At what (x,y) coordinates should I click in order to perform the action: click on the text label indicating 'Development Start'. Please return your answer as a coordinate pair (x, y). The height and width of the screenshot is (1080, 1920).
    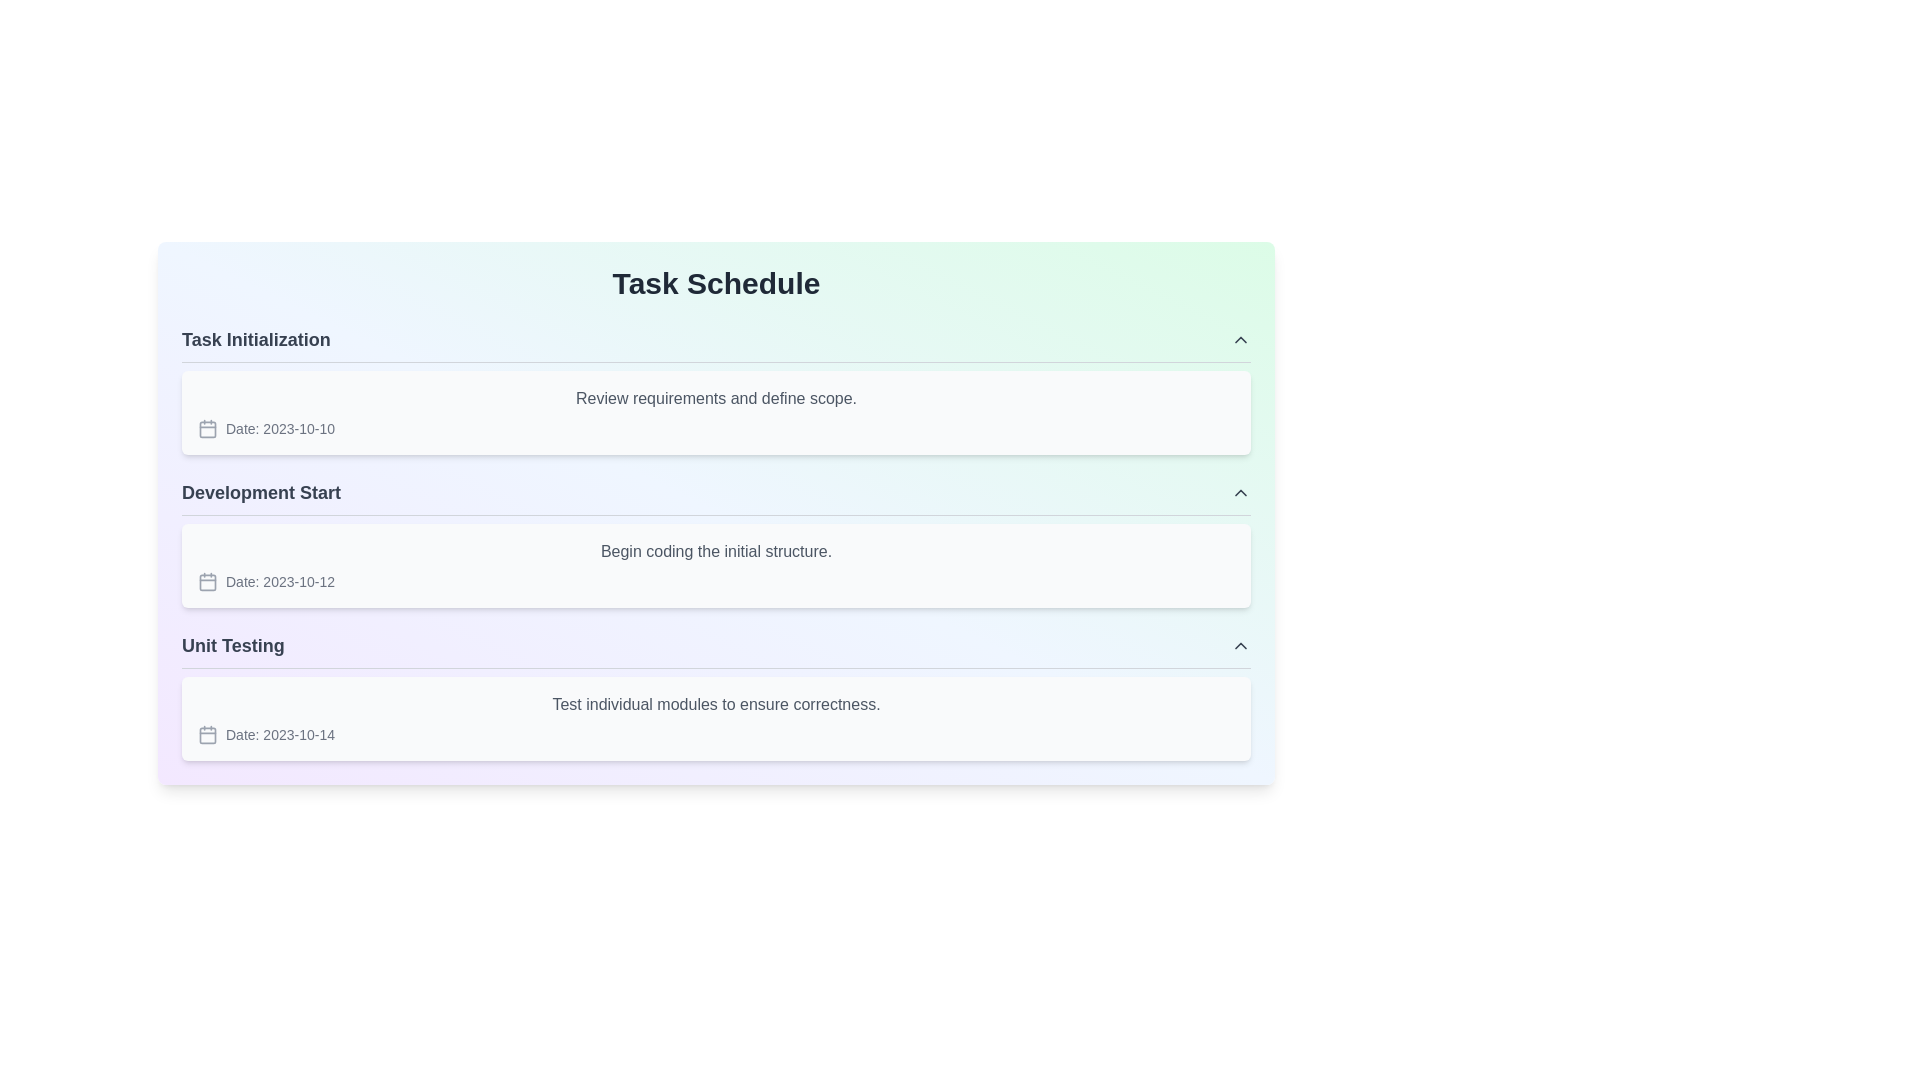
    Looking at the image, I should click on (260, 493).